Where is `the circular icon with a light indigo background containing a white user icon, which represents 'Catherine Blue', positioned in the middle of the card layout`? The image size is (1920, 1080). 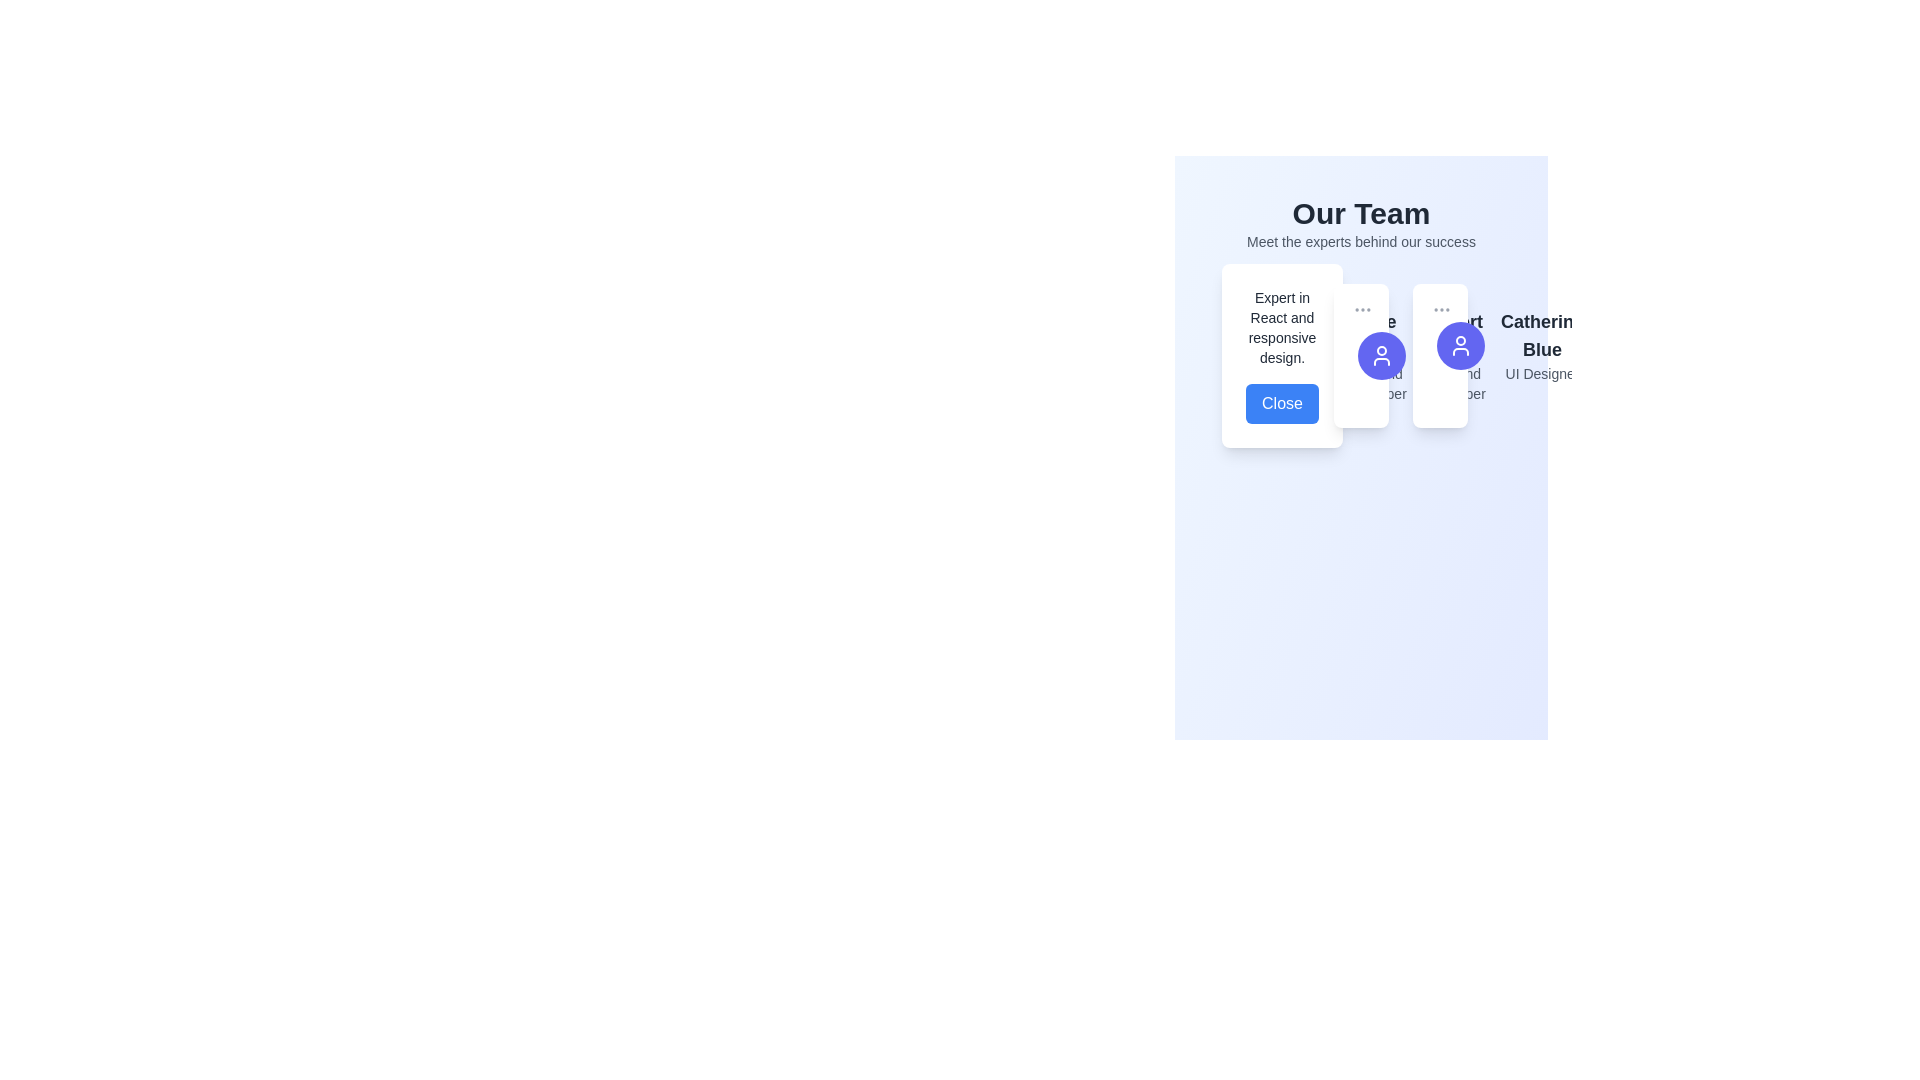
the circular icon with a light indigo background containing a white user icon, which represents 'Catherine Blue', positioned in the middle of the card layout is located at coordinates (1440, 354).